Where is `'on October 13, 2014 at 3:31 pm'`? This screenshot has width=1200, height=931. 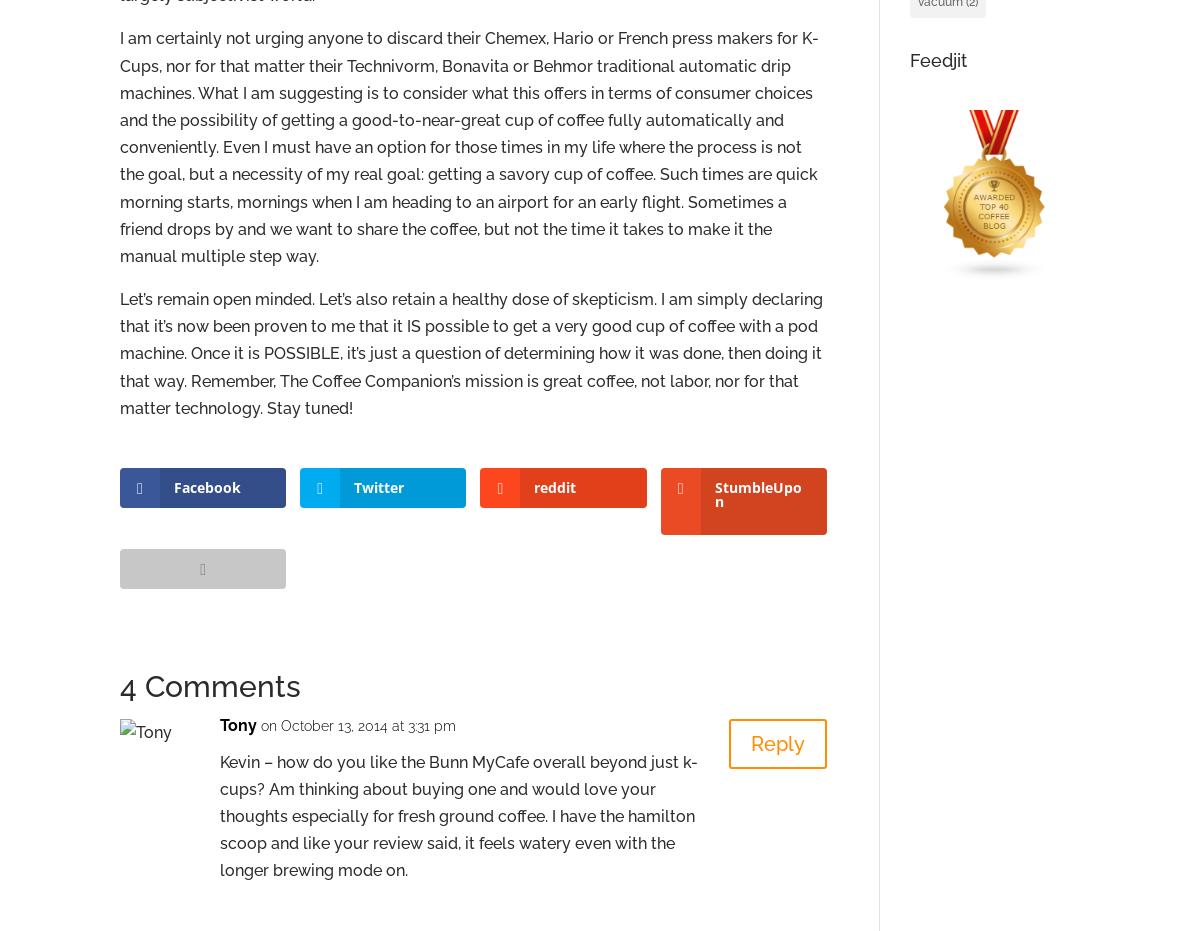 'on October 13, 2014 at 3:31 pm' is located at coordinates (358, 724).